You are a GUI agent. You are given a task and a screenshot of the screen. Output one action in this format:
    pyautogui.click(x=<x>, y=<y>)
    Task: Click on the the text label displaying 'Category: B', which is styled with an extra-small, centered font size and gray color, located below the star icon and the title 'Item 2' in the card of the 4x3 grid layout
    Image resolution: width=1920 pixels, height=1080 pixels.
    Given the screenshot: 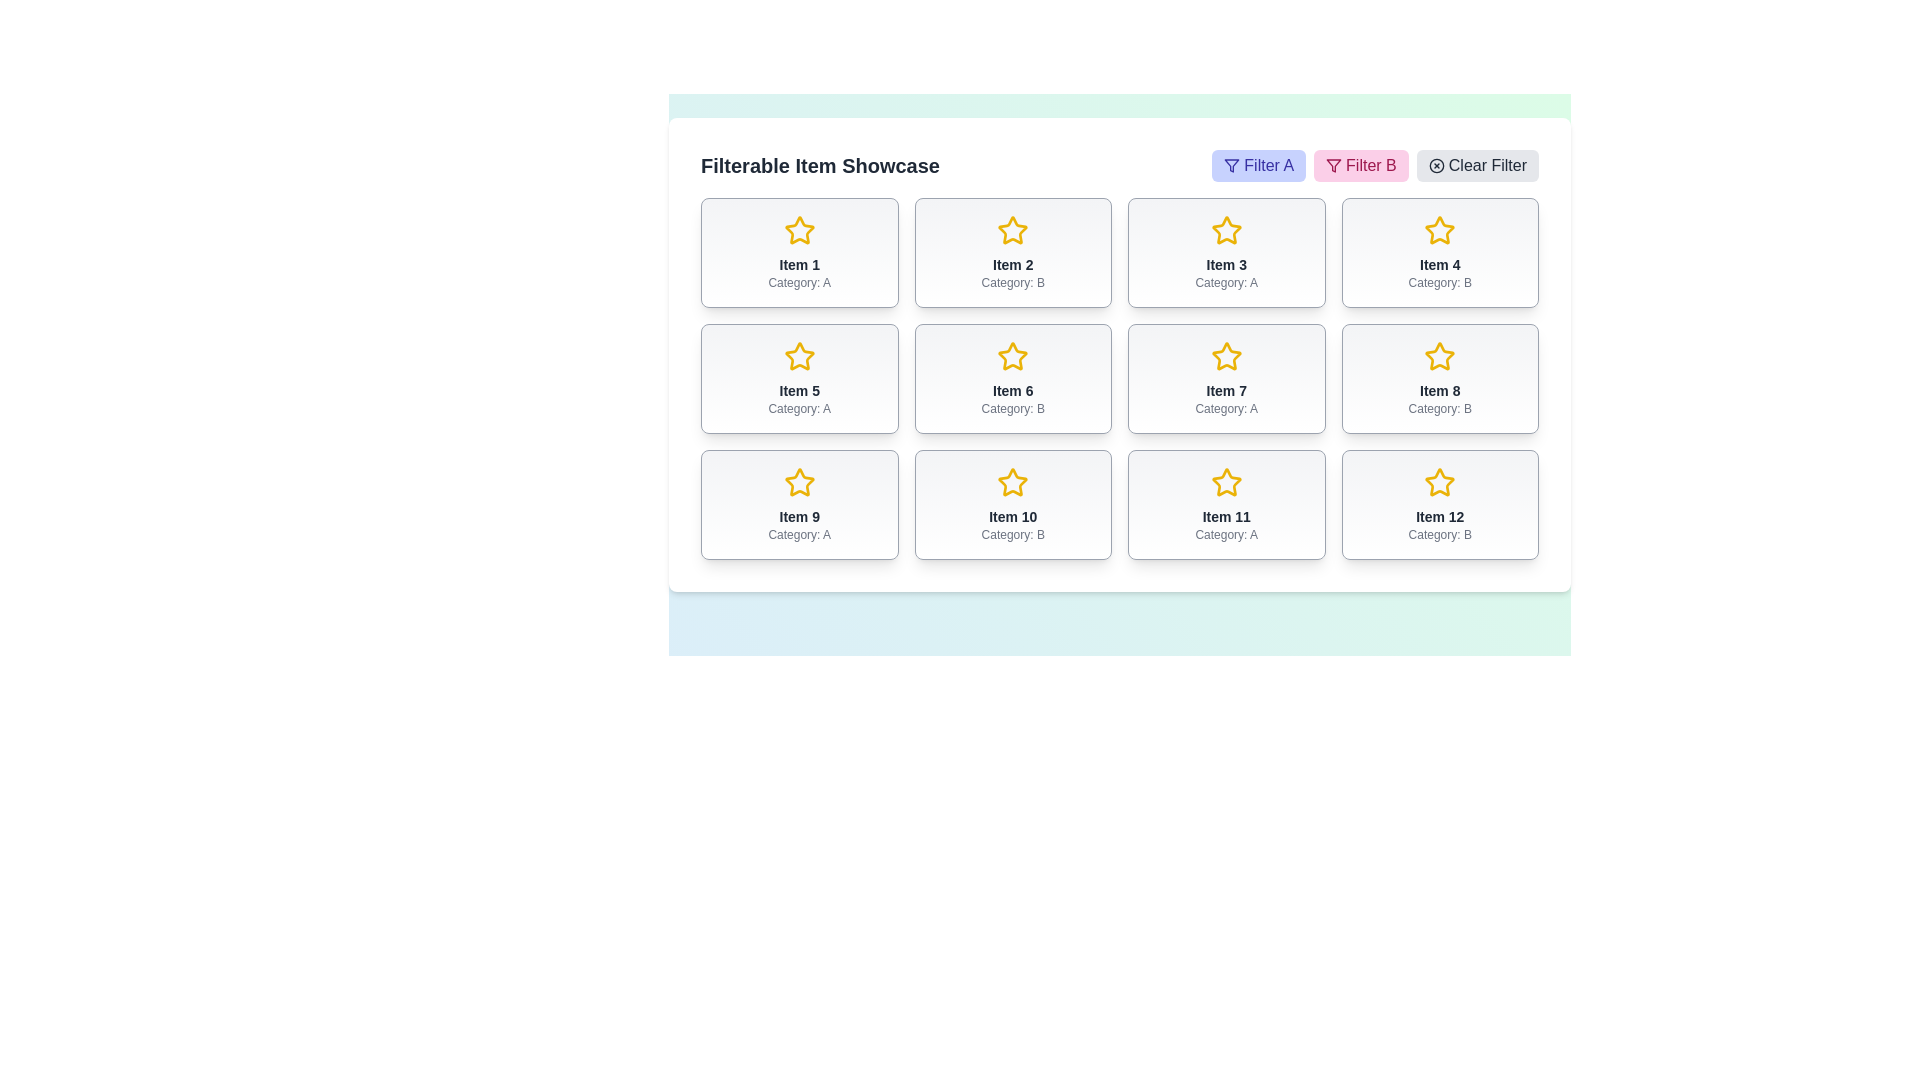 What is the action you would take?
    pyautogui.click(x=1013, y=282)
    